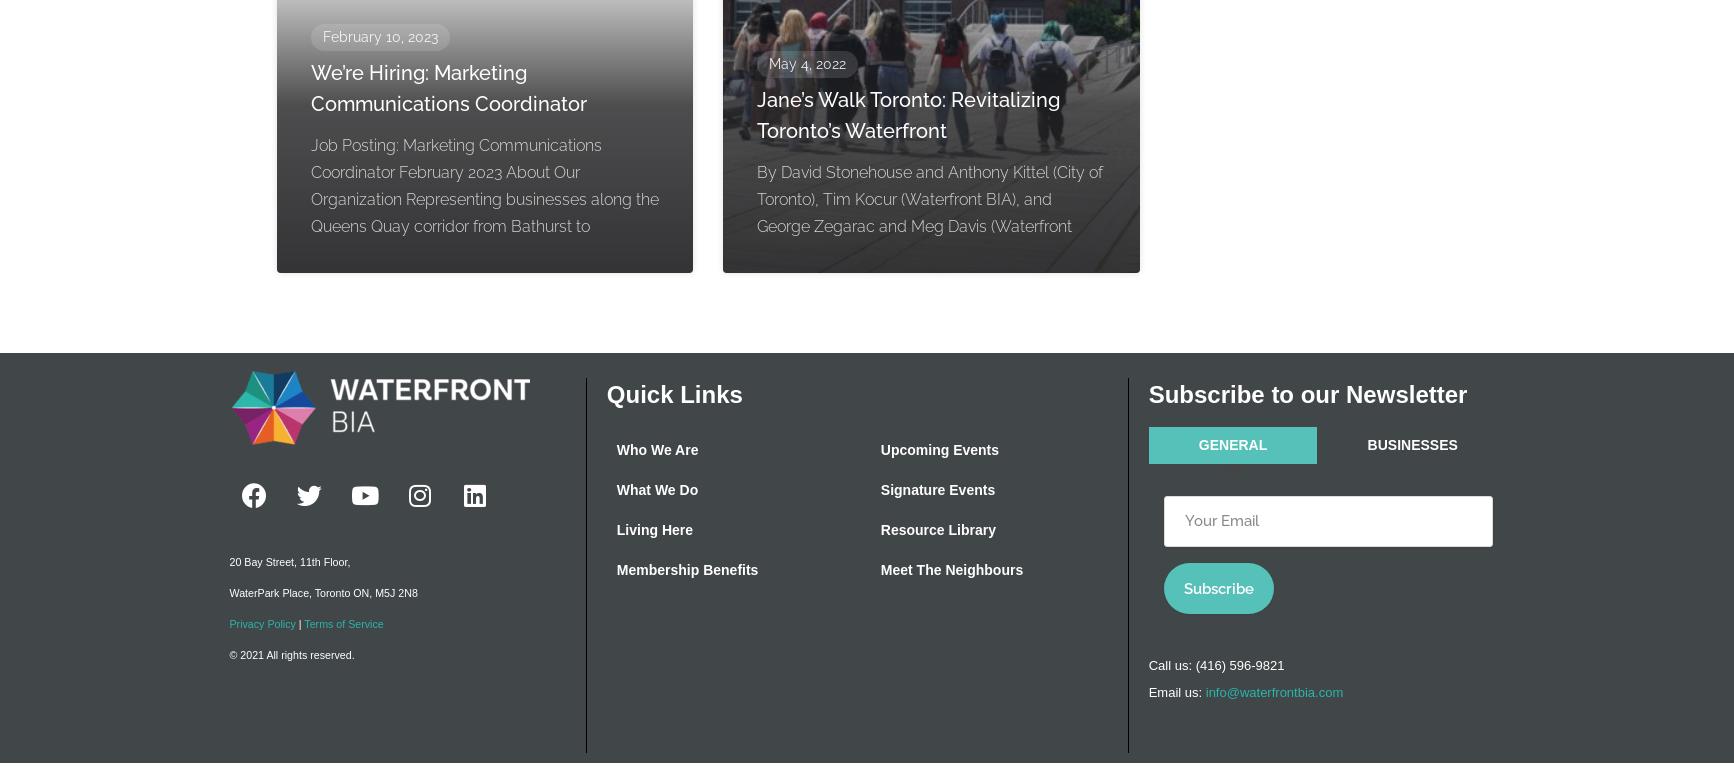  What do you see at coordinates (298, 623) in the screenshot?
I see `'|'` at bounding box center [298, 623].